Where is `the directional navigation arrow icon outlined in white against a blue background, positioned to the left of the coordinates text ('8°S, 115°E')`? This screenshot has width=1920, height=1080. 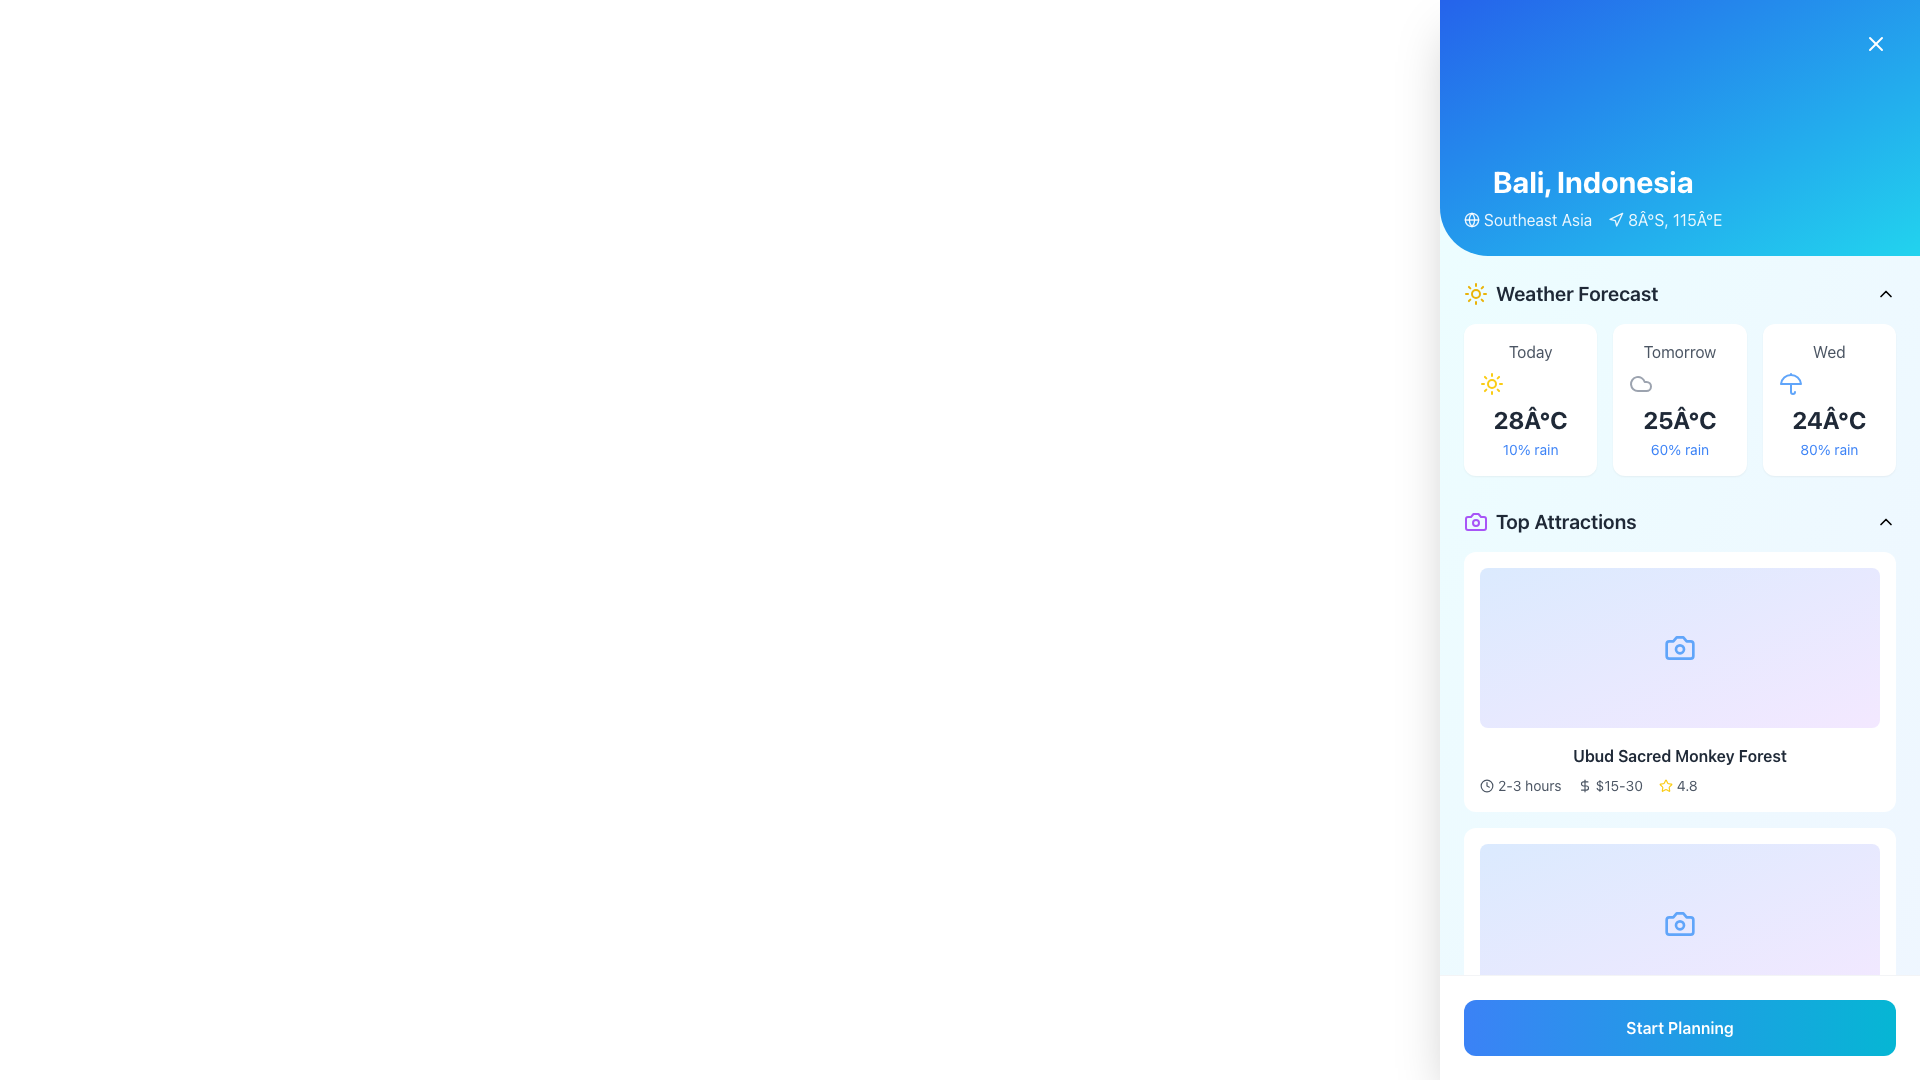 the directional navigation arrow icon outlined in white against a blue background, positioned to the left of the coordinates text ('8°S, 115°E') is located at coordinates (1616, 219).